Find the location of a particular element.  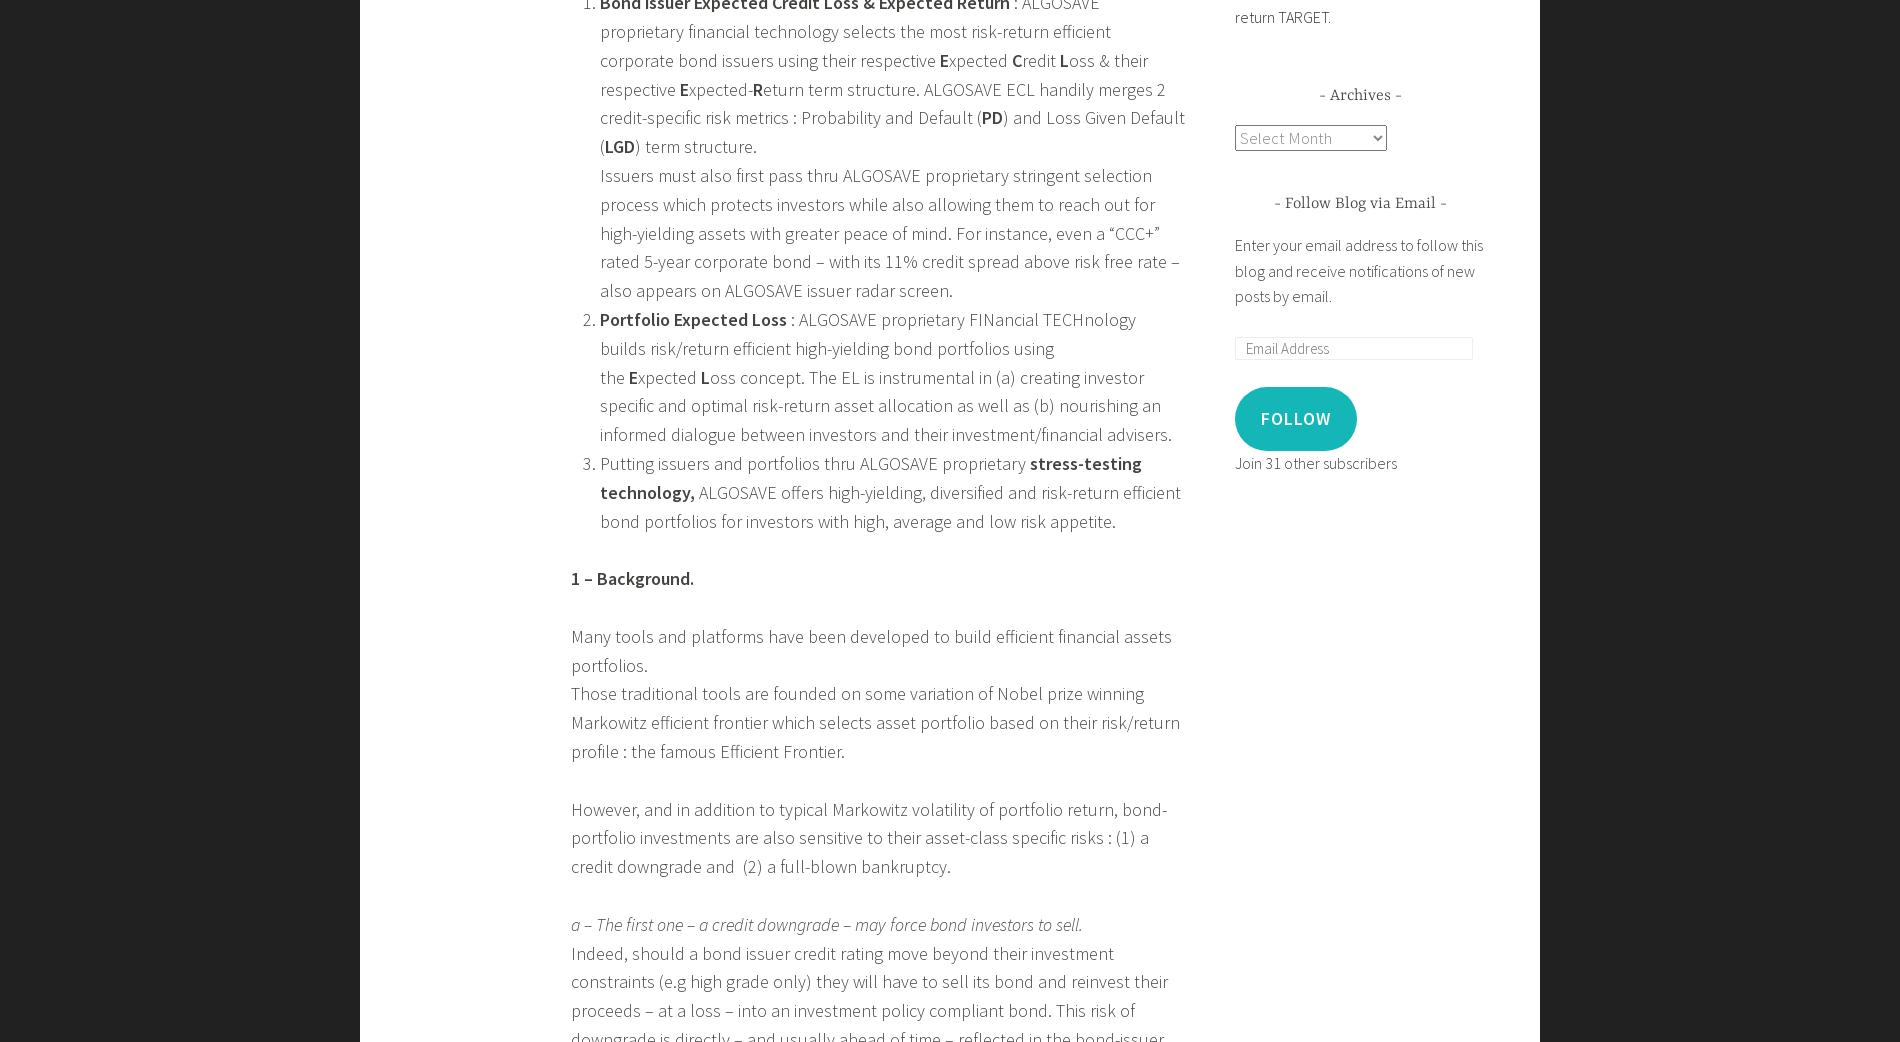

'Portfolio Expected Loss' is located at coordinates (599, 319).